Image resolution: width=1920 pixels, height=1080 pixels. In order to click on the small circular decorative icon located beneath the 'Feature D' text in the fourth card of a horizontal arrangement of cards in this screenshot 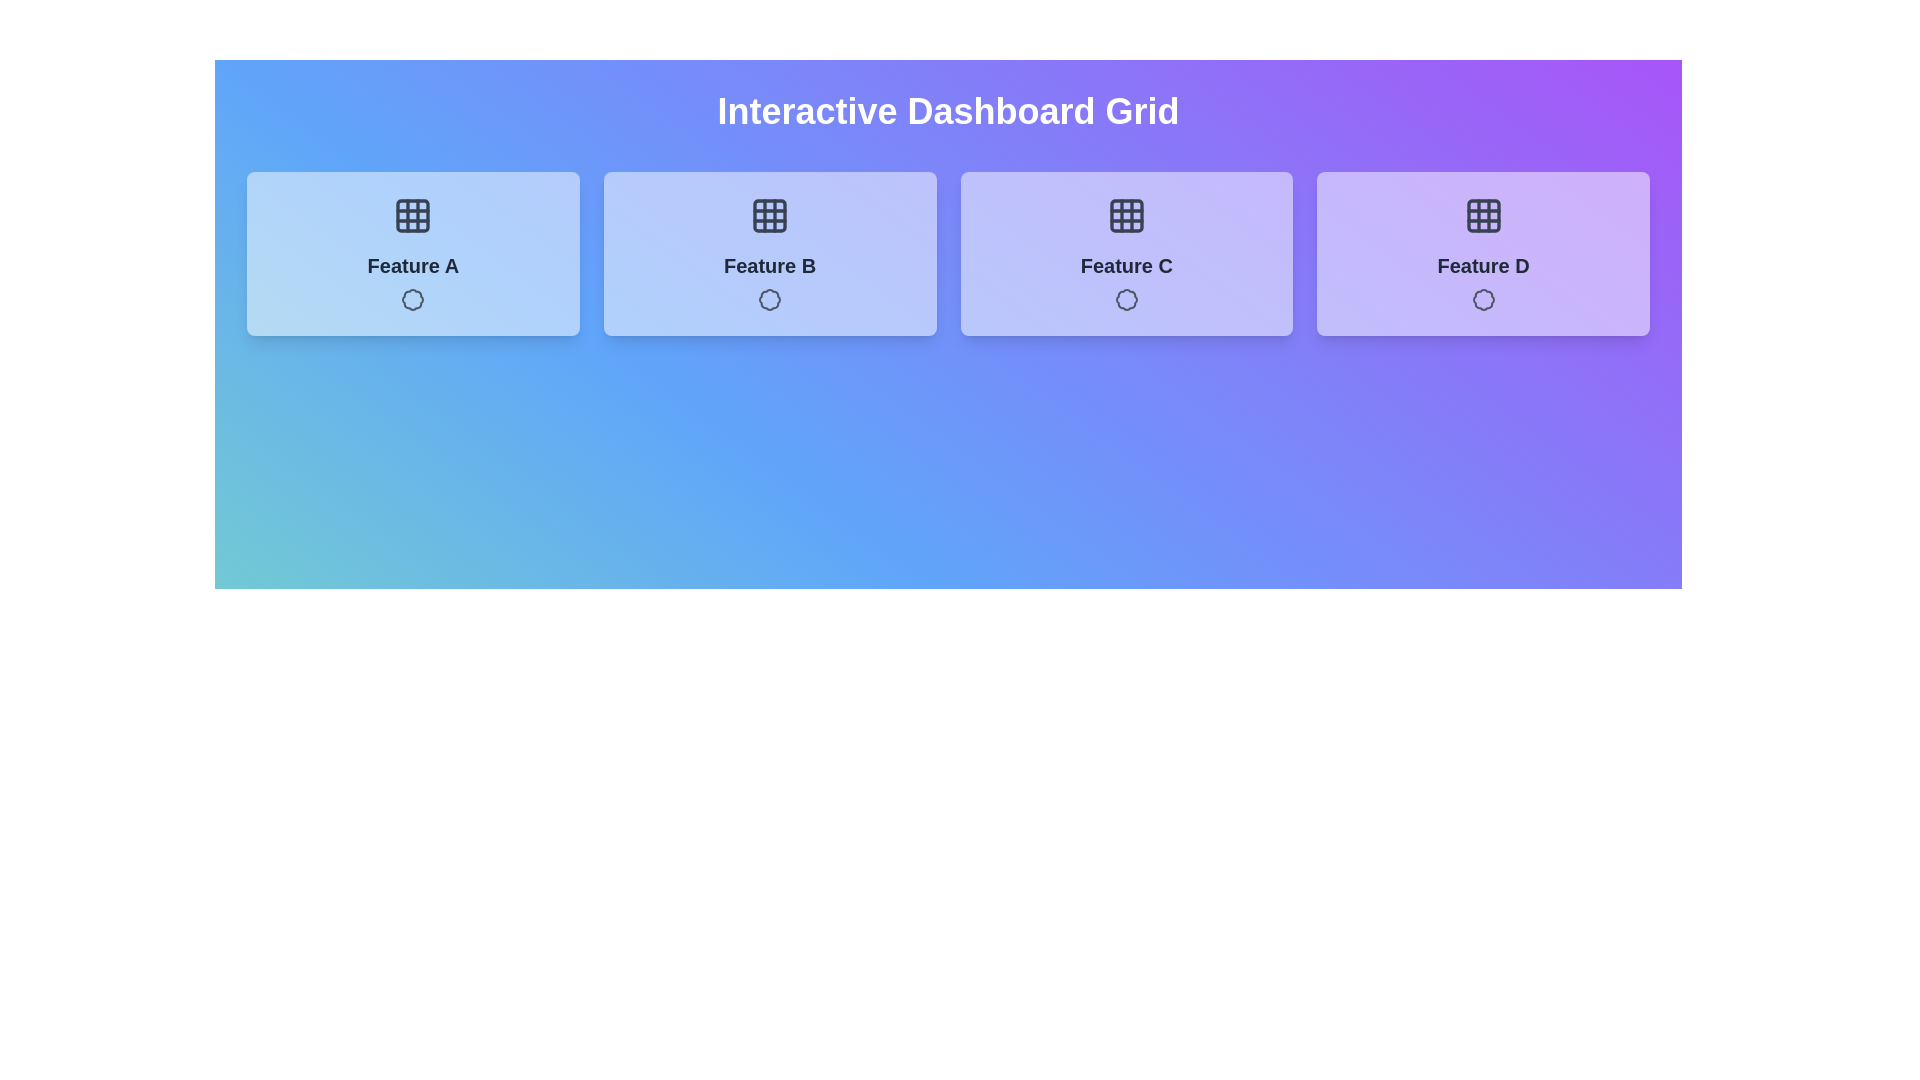, I will do `click(1483, 300)`.